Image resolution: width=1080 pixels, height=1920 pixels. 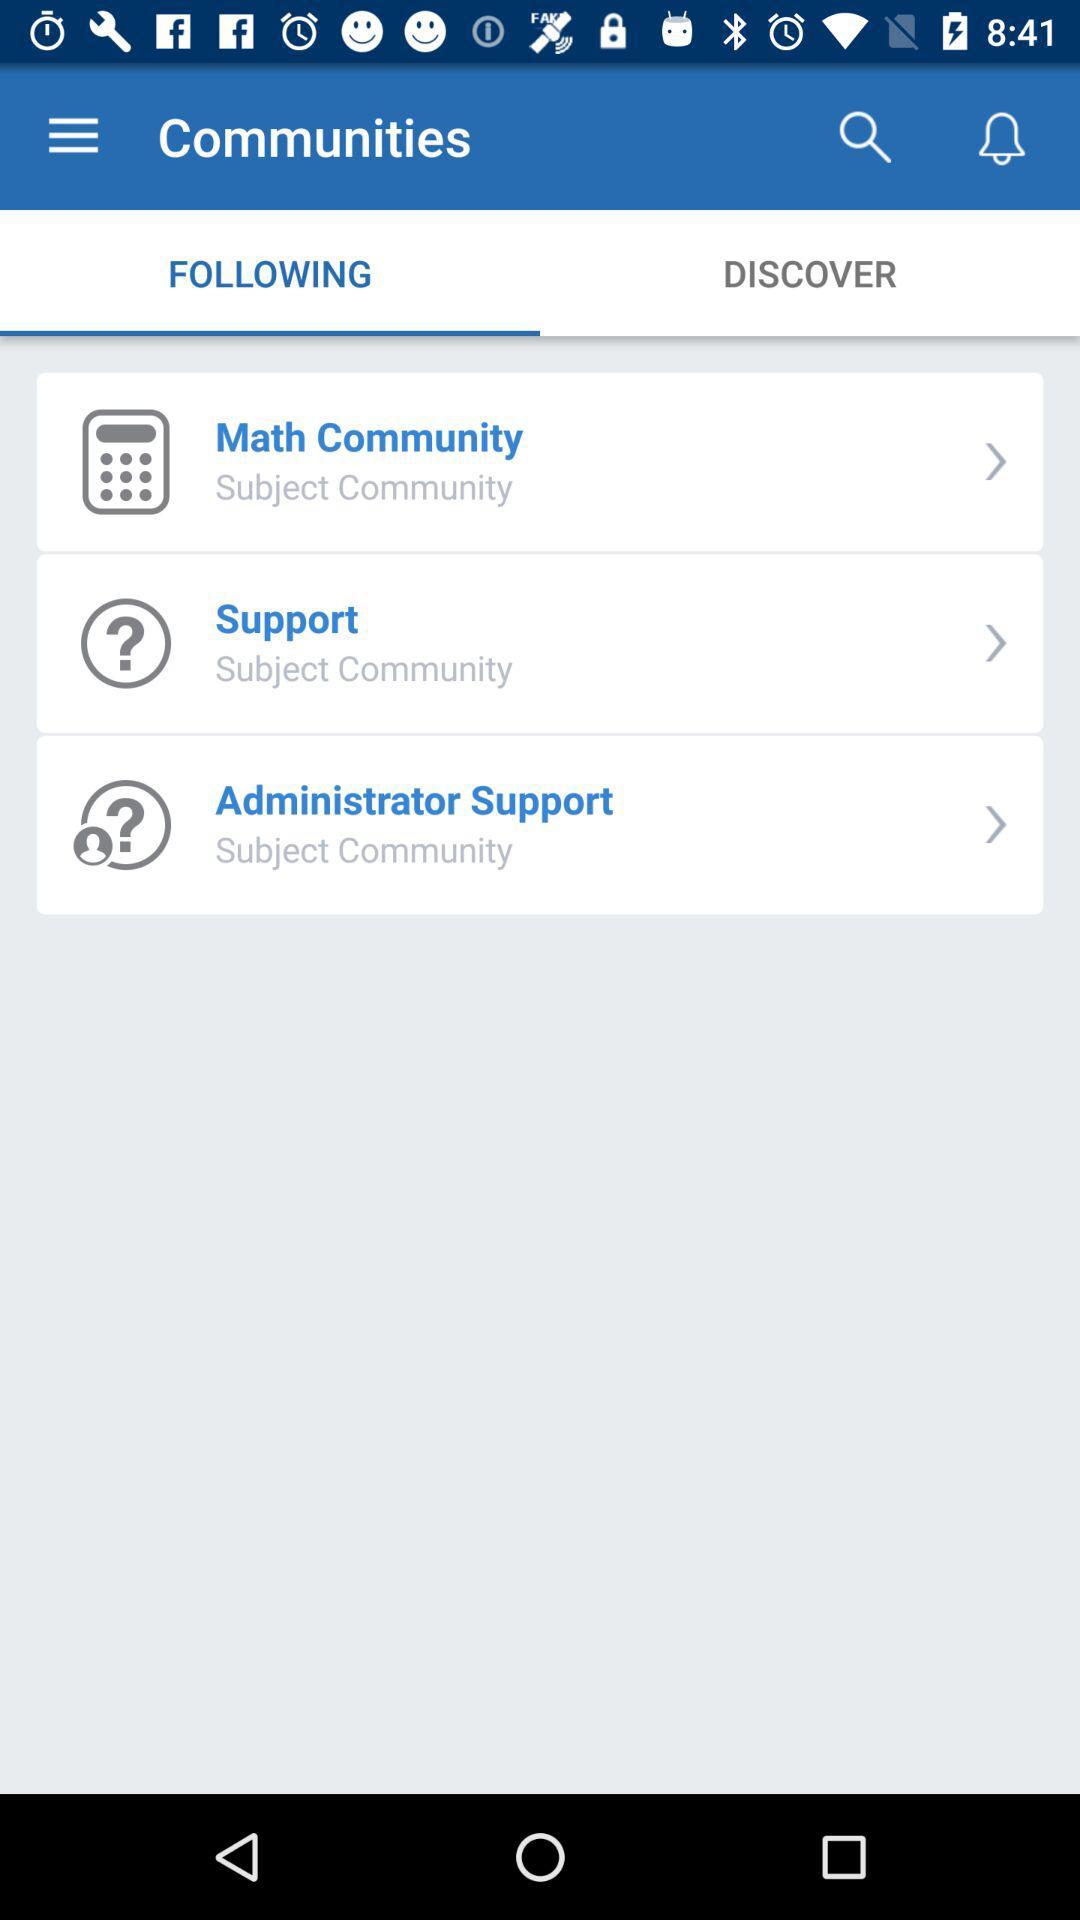 I want to click on item next to the communities, so click(x=863, y=135).